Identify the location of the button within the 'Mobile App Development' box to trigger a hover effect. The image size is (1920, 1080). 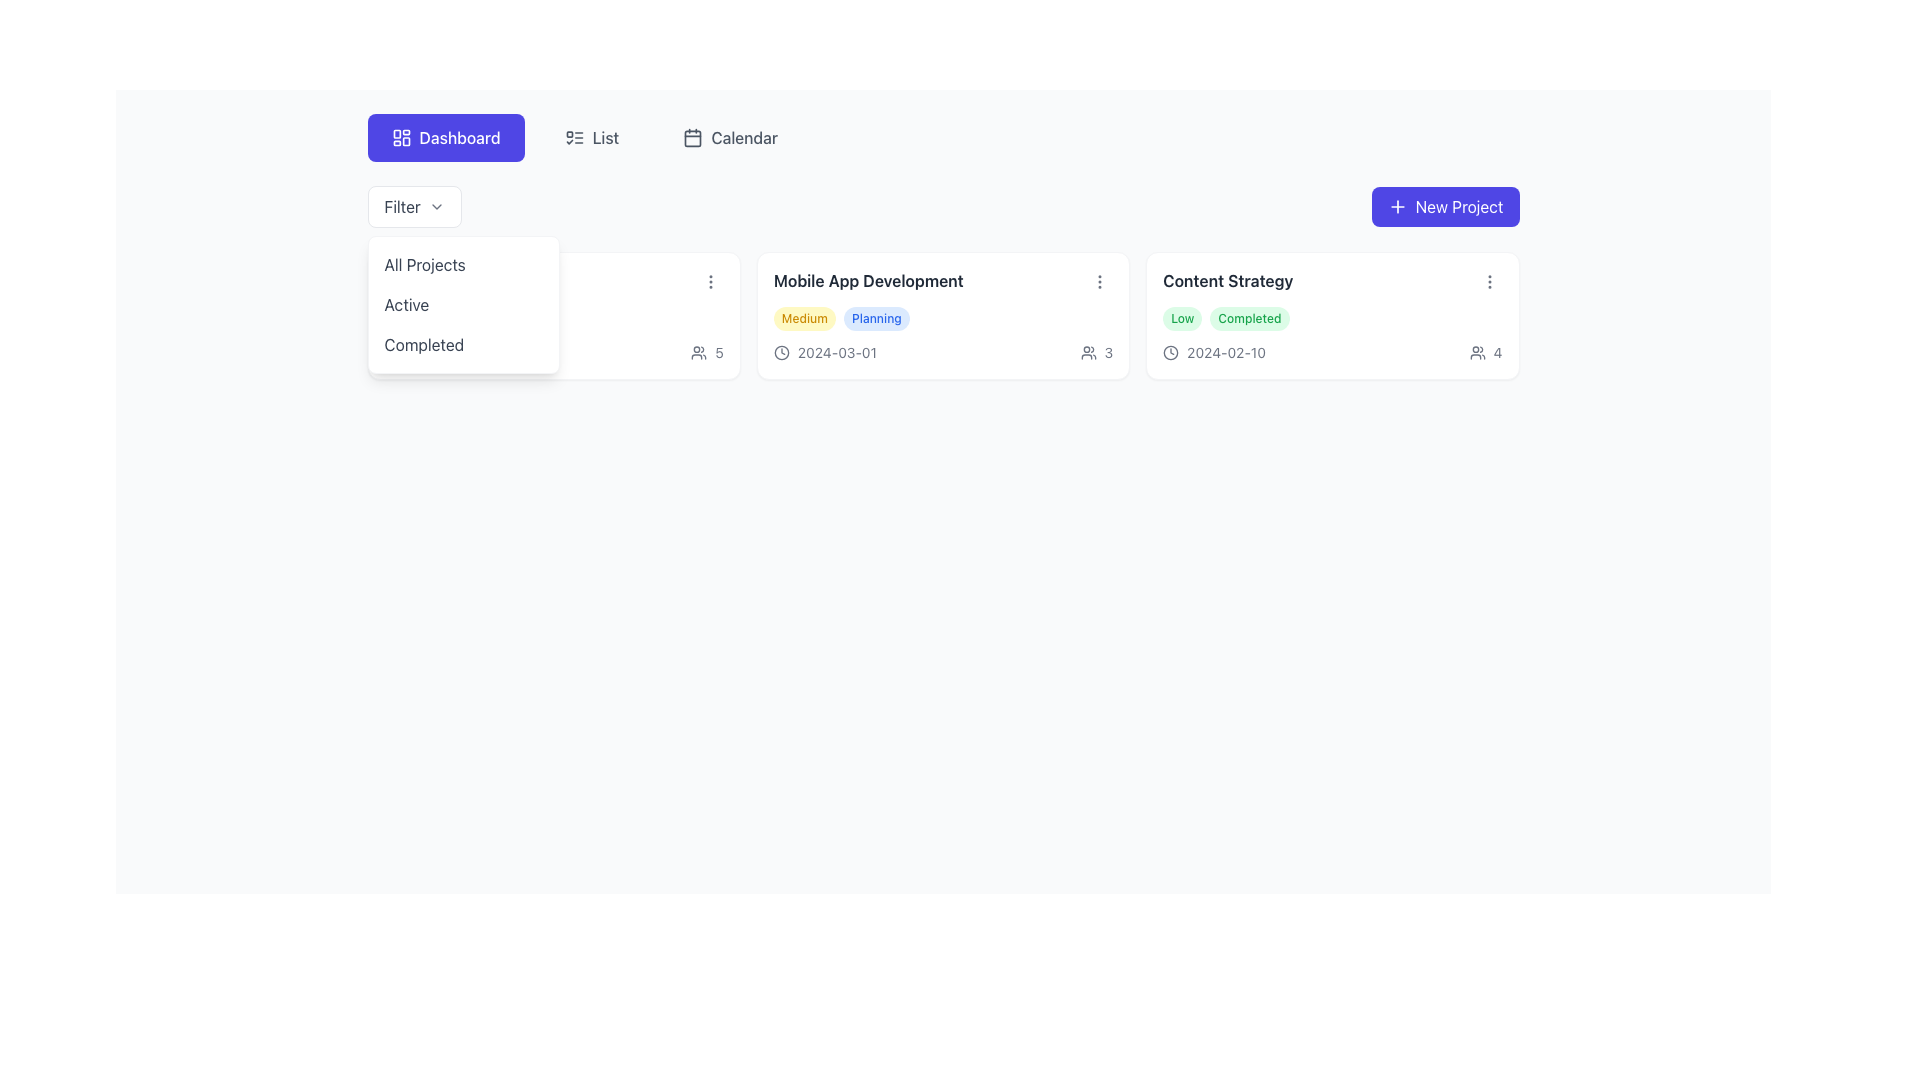
(1099, 281).